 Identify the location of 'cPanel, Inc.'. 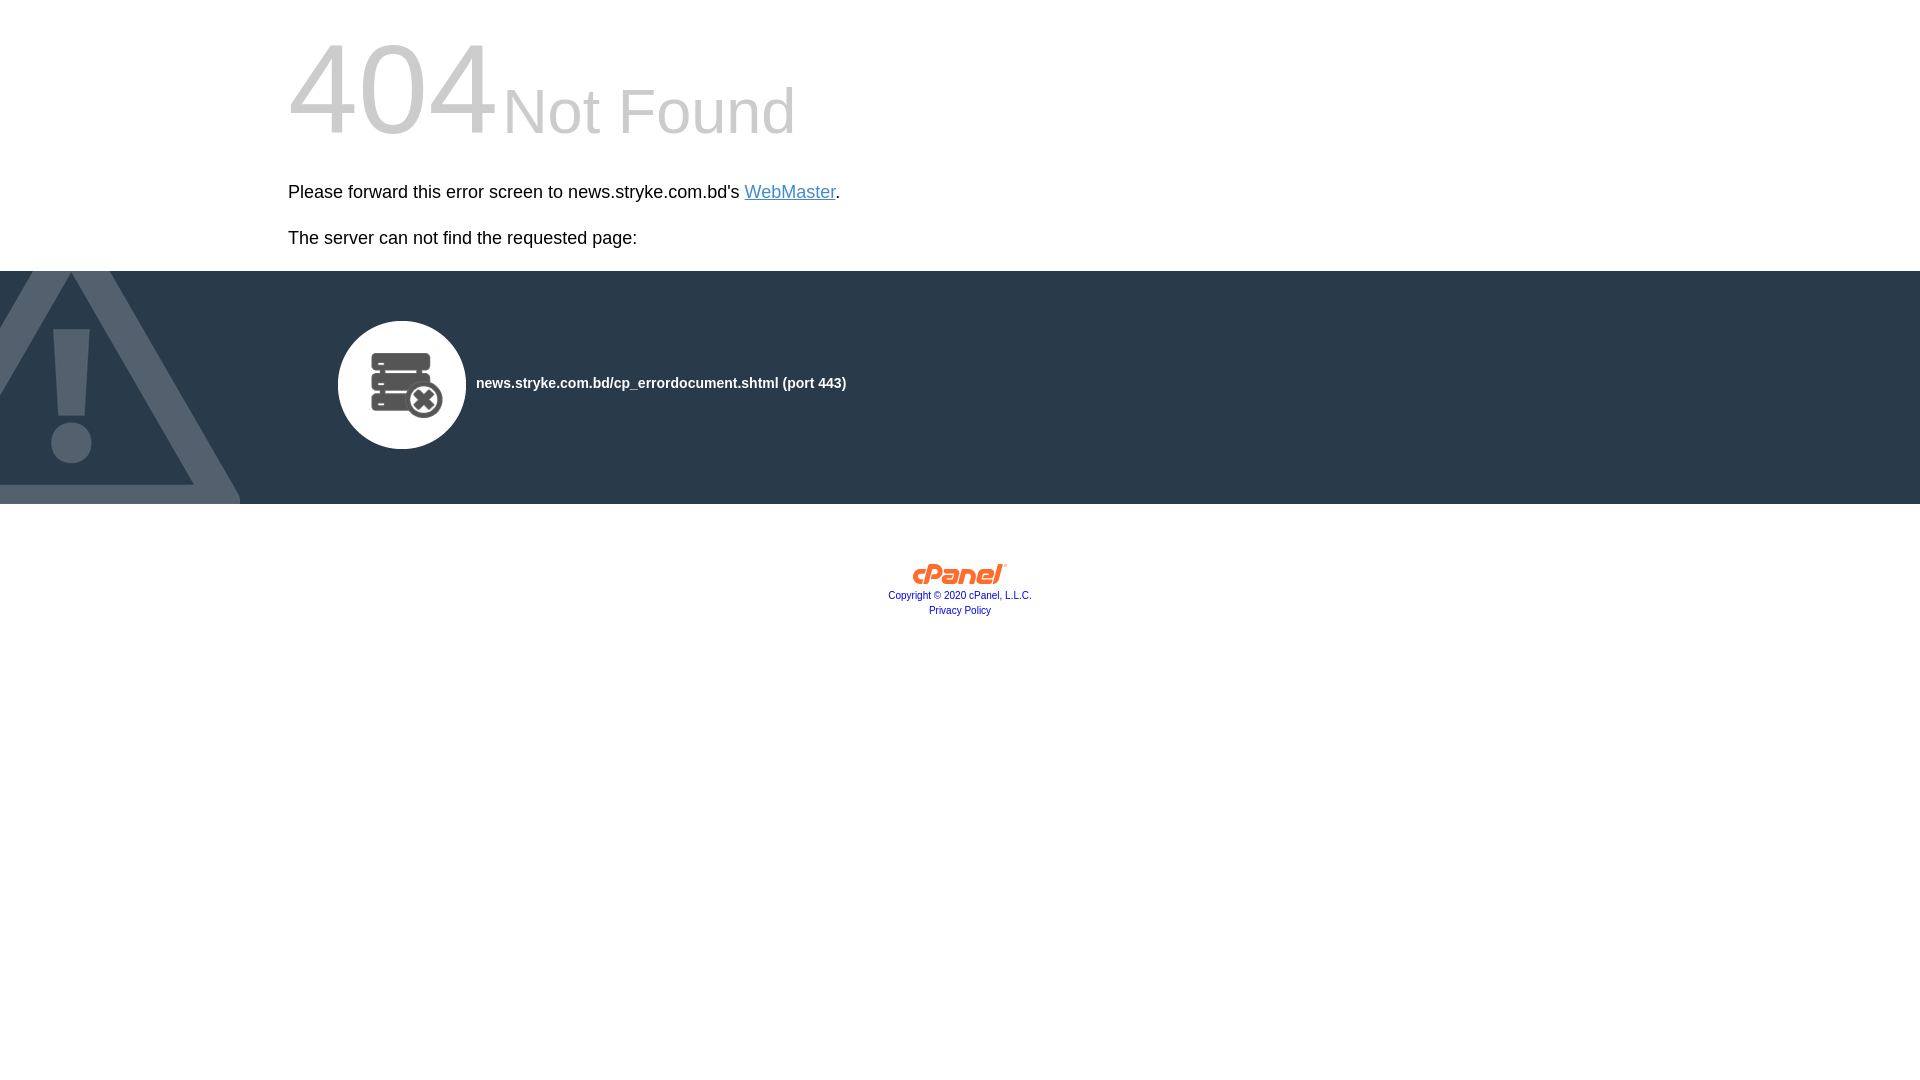
(911, 578).